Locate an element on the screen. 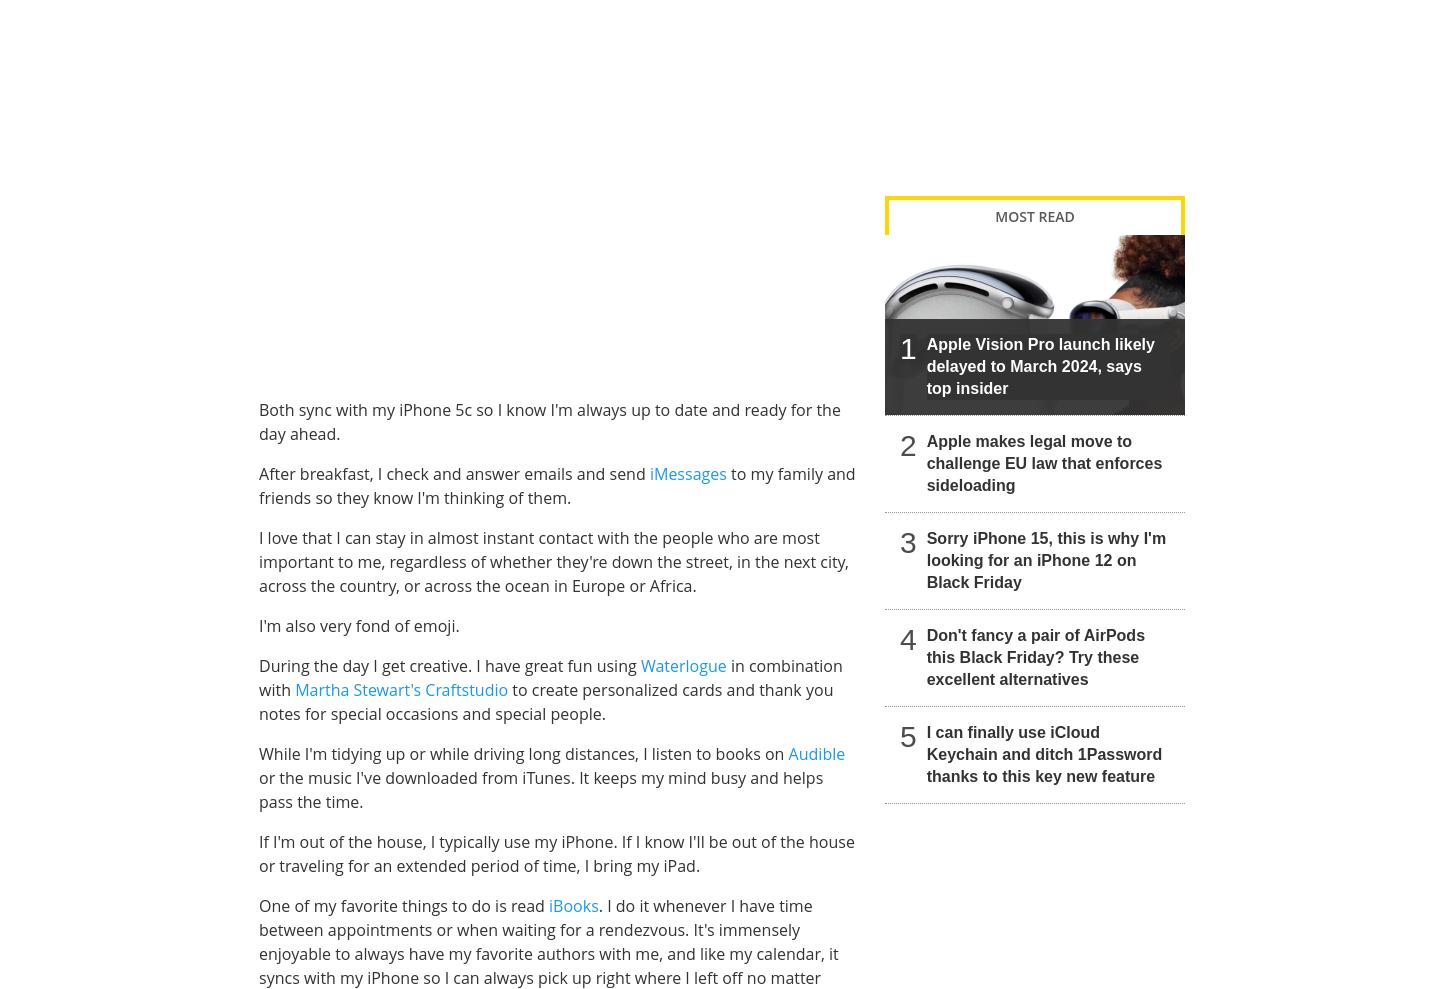 The height and width of the screenshot is (989, 1440). '1' is located at coordinates (908, 346).